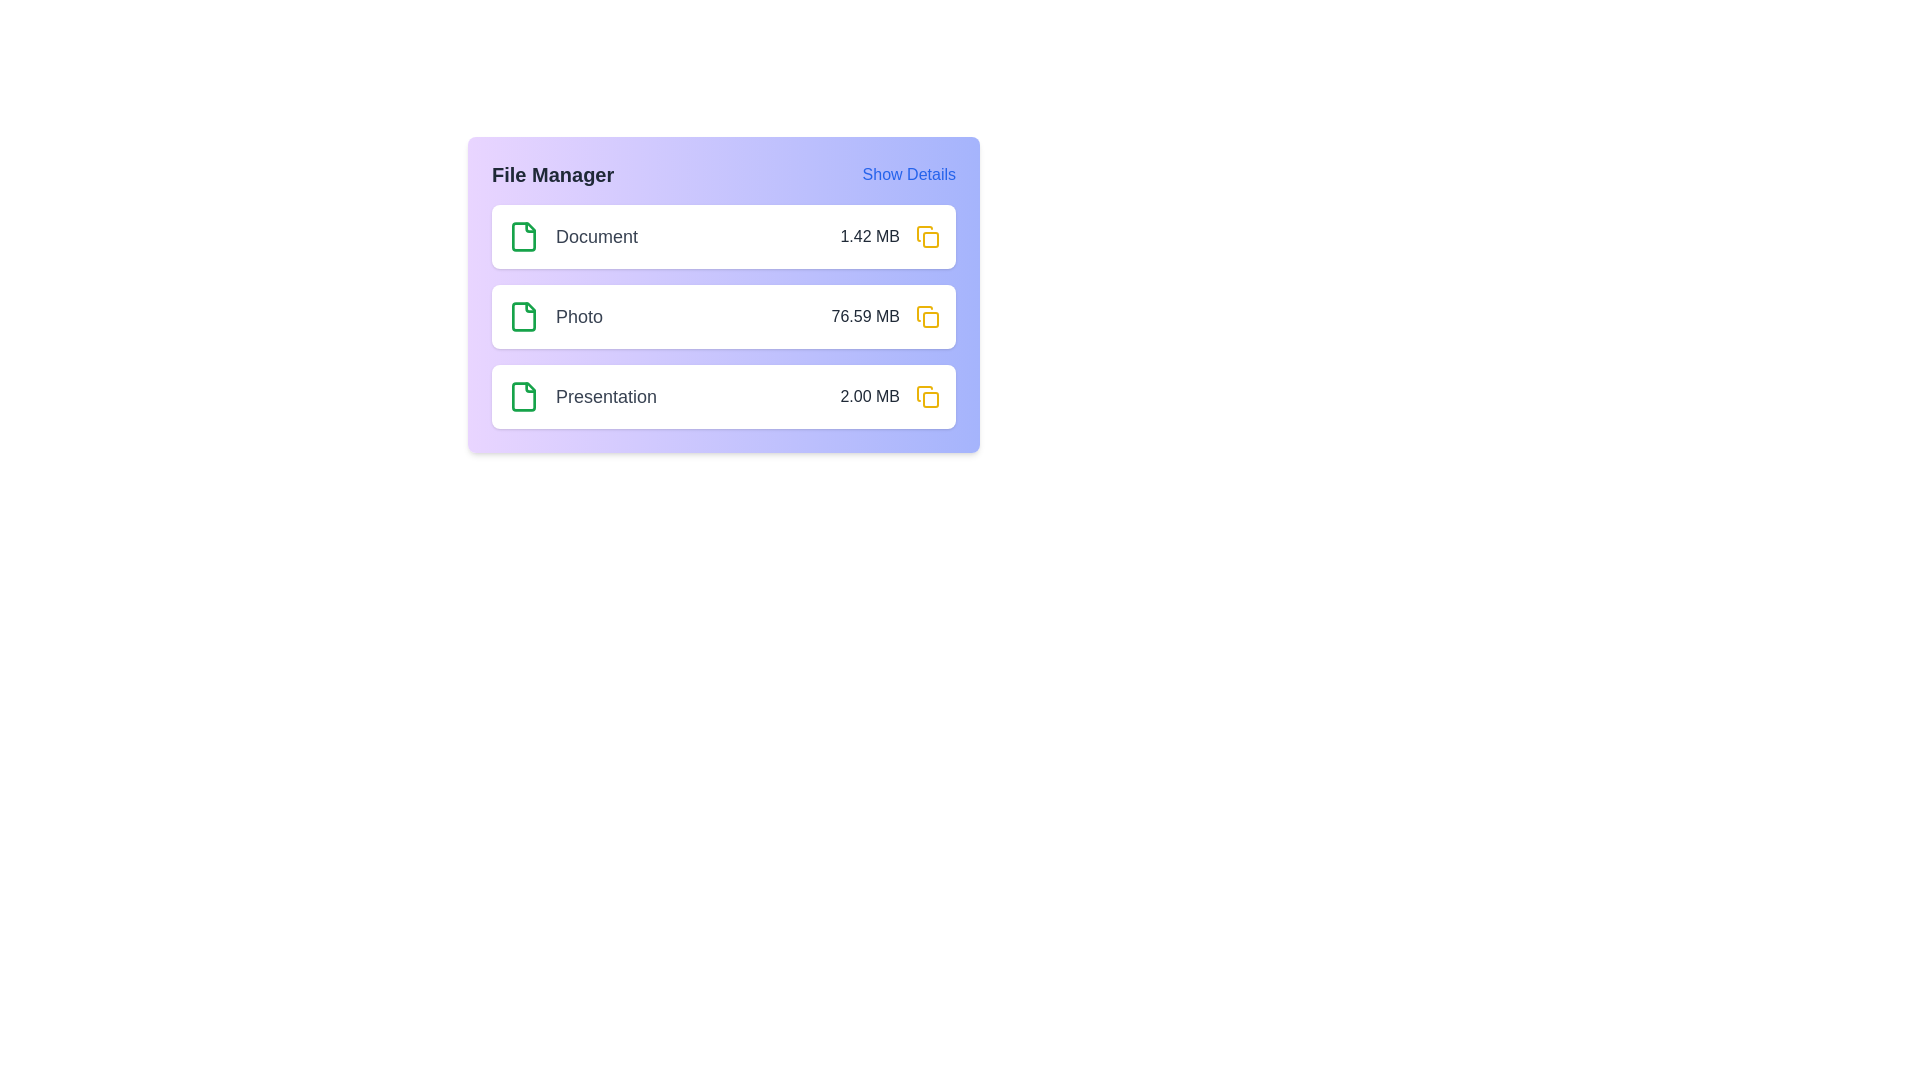  I want to click on the non-interactive visual icon representing a 'Photo' file in the file manager interface, which is located on the same row as the 'Photo' label, so click(523, 315).